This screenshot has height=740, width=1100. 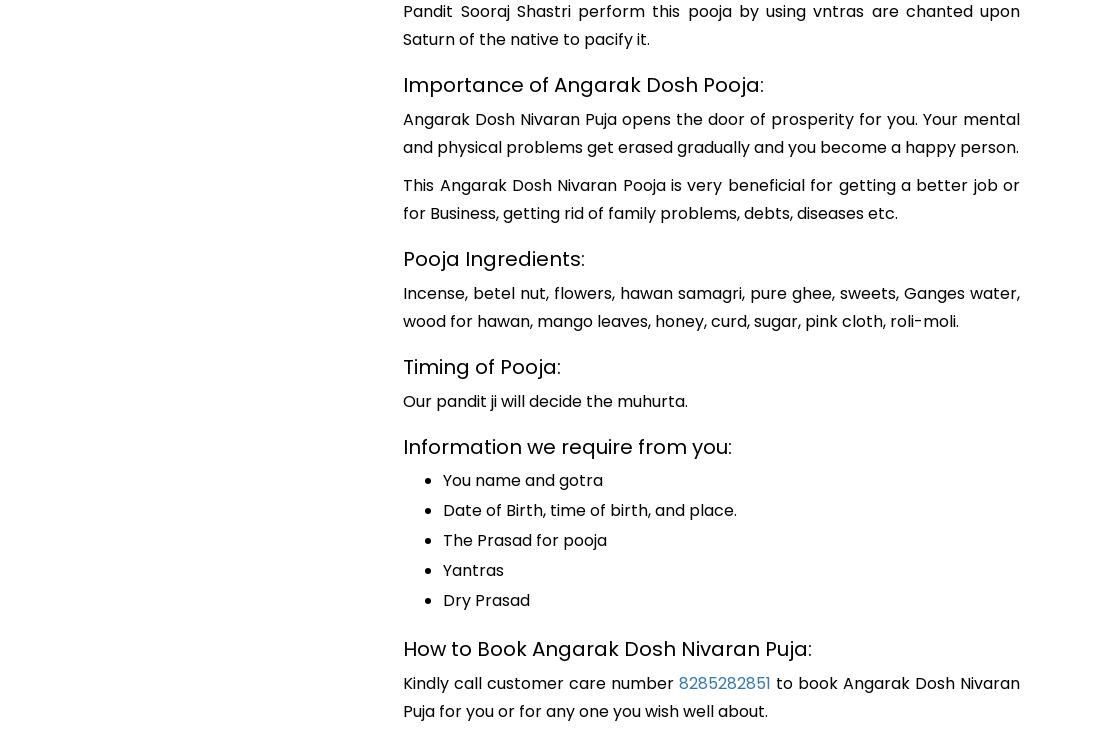 What do you see at coordinates (403, 446) in the screenshot?
I see `'Information we require from you:'` at bounding box center [403, 446].